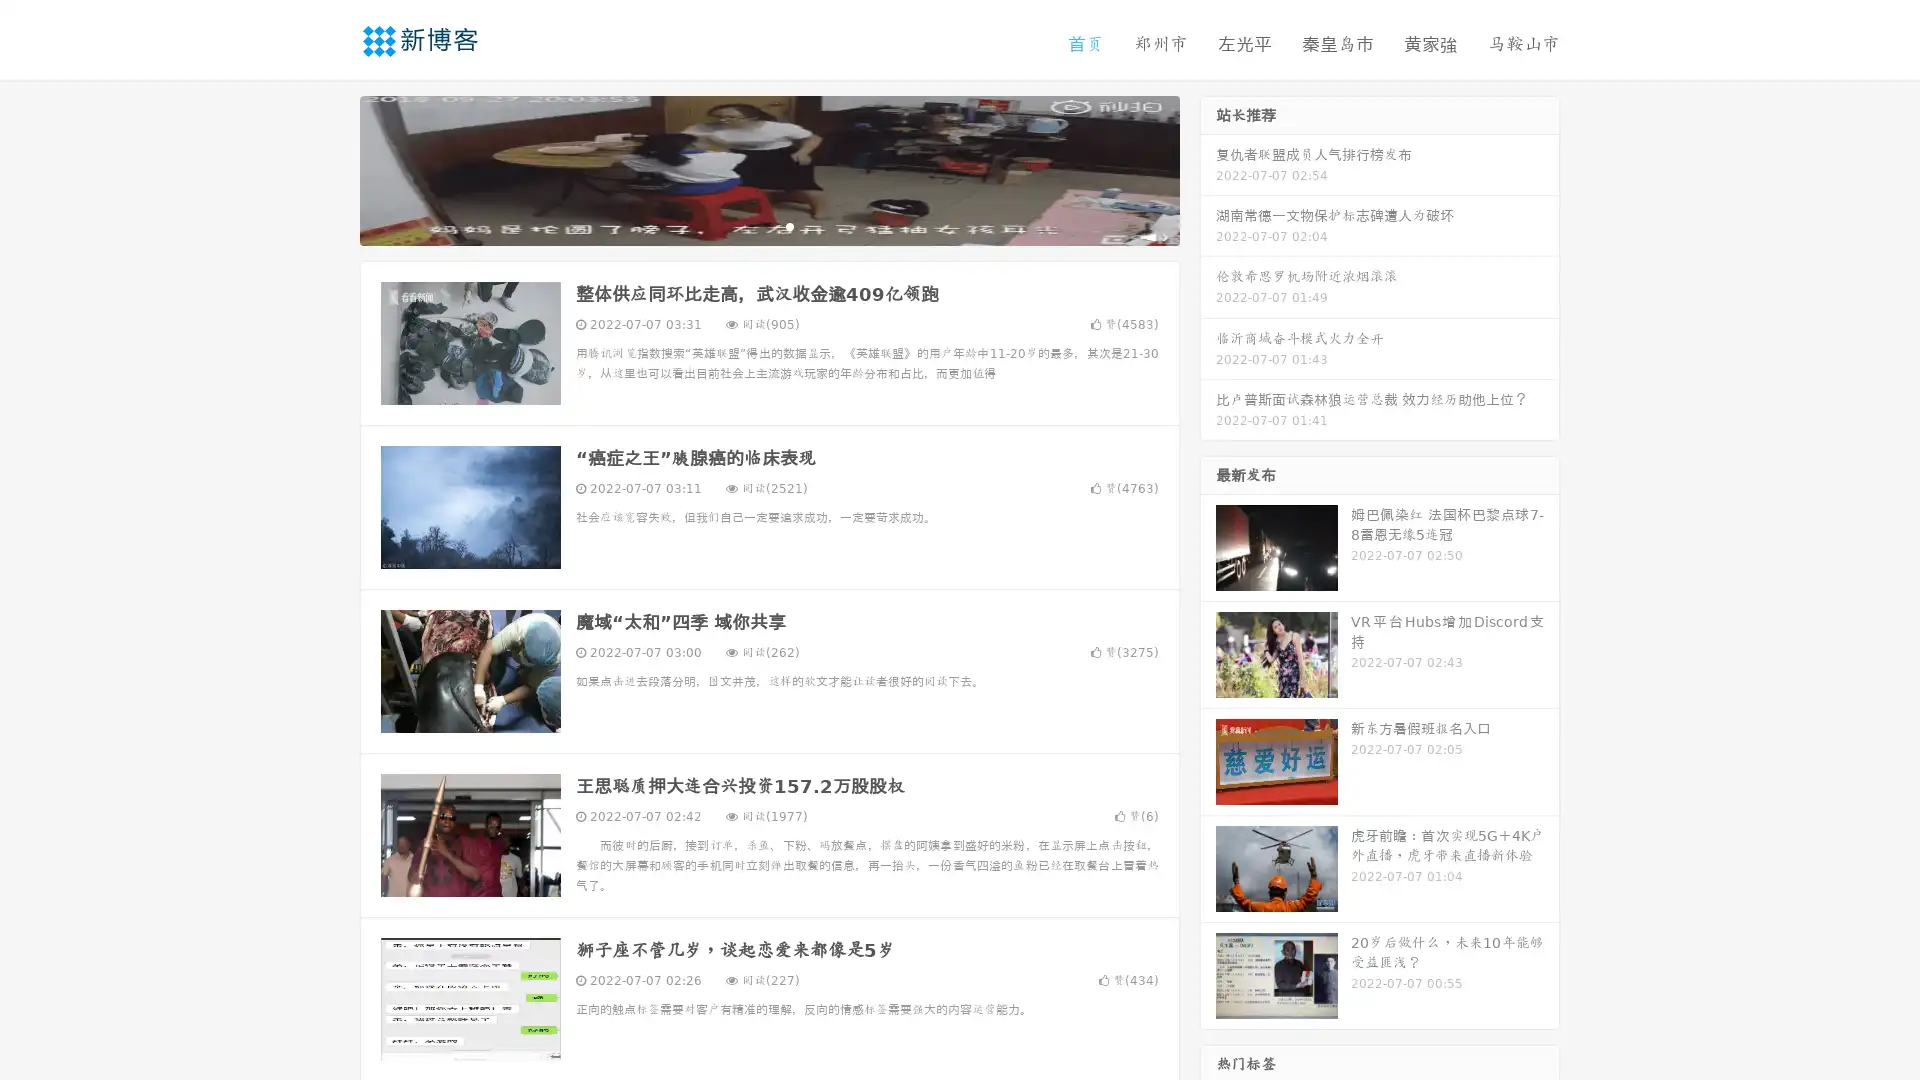 The height and width of the screenshot is (1080, 1920). Describe the element at coordinates (768, 225) in the screenshot. I see `Go to slide 2` at that location.